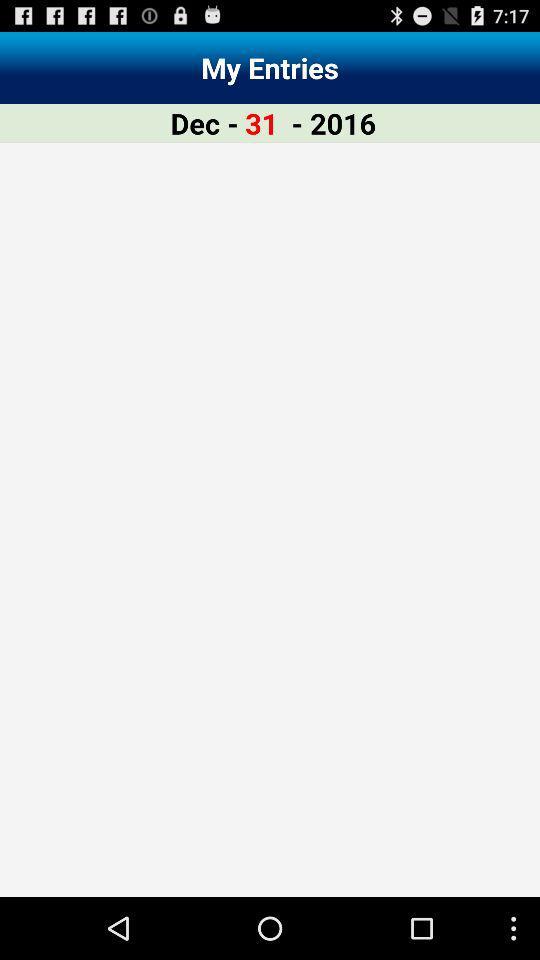 The width and height of the screenshot is (540, 960). What do you see at coordinates (261, 122) in the screenshot?
I see `item next to dec - app` at bounding box center [261, 122].